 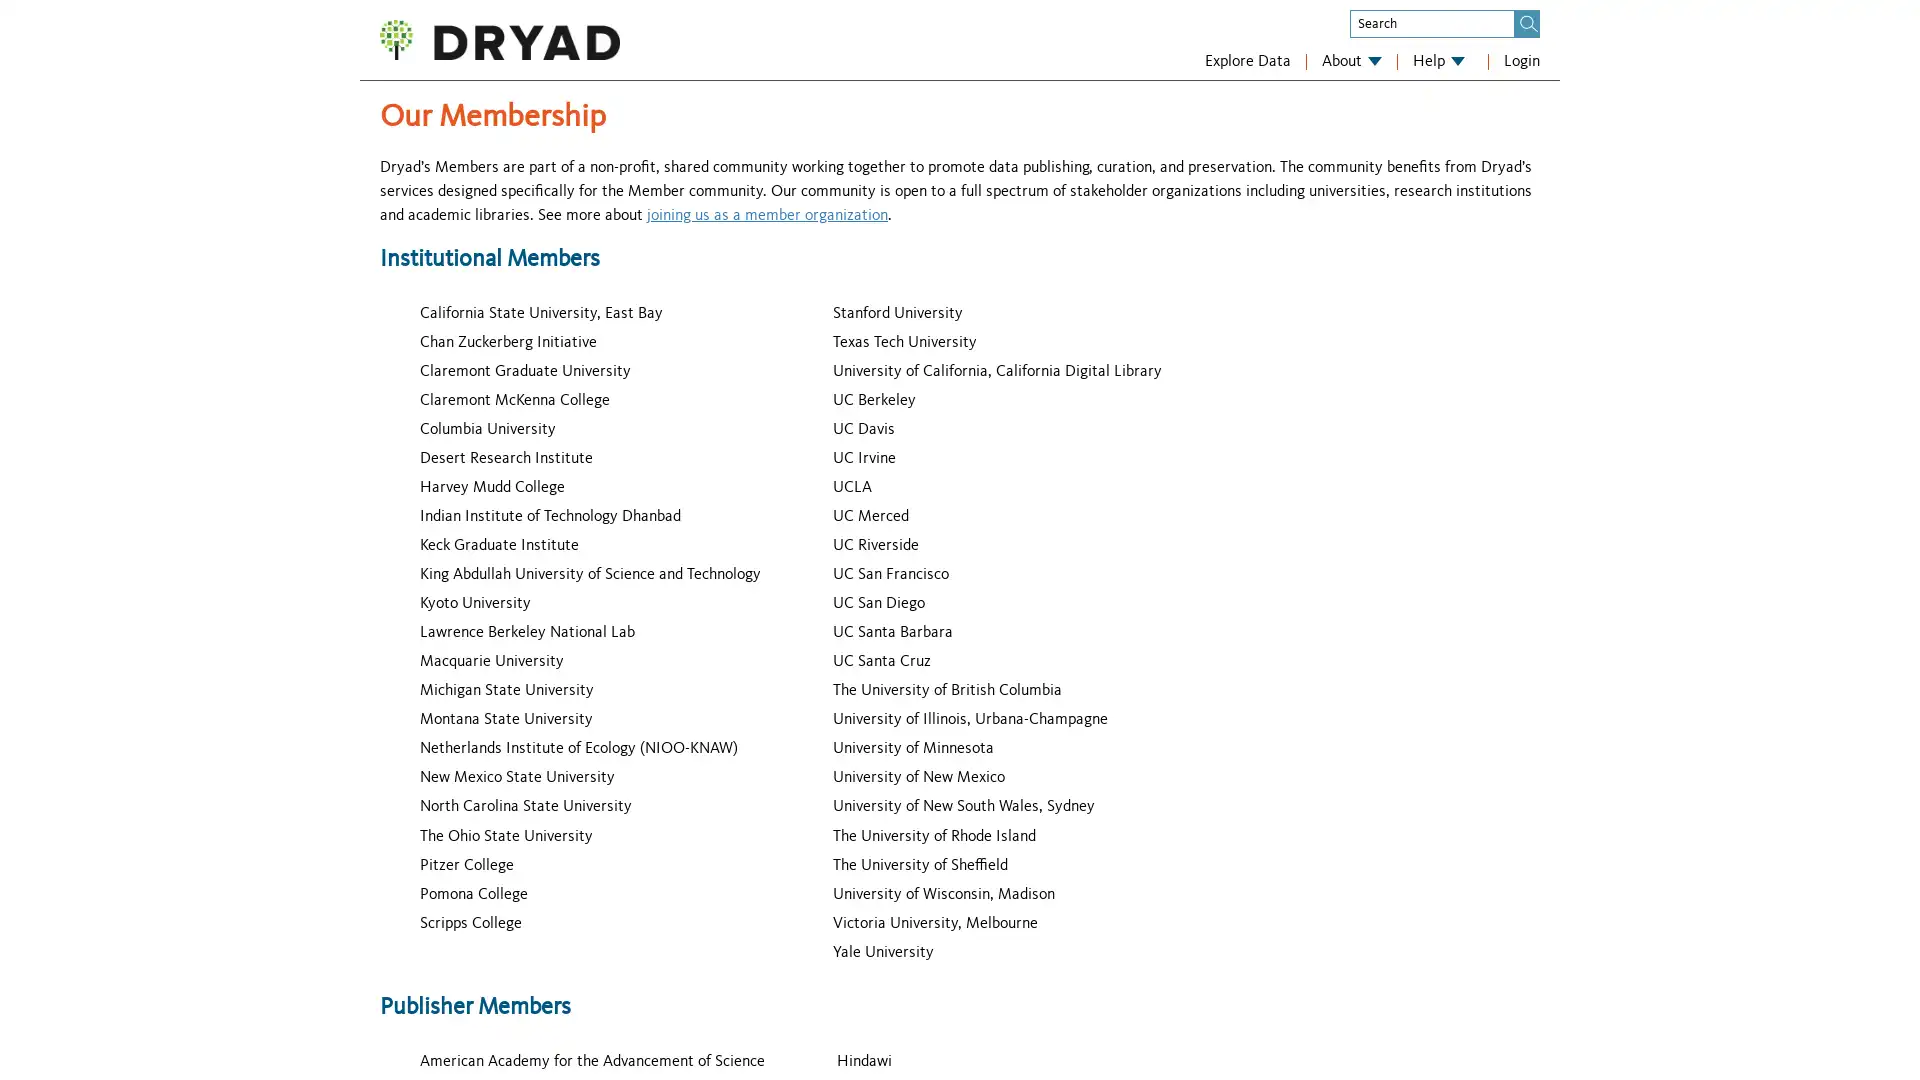 I want to click on Submit search, so click(x=1527, y=23).